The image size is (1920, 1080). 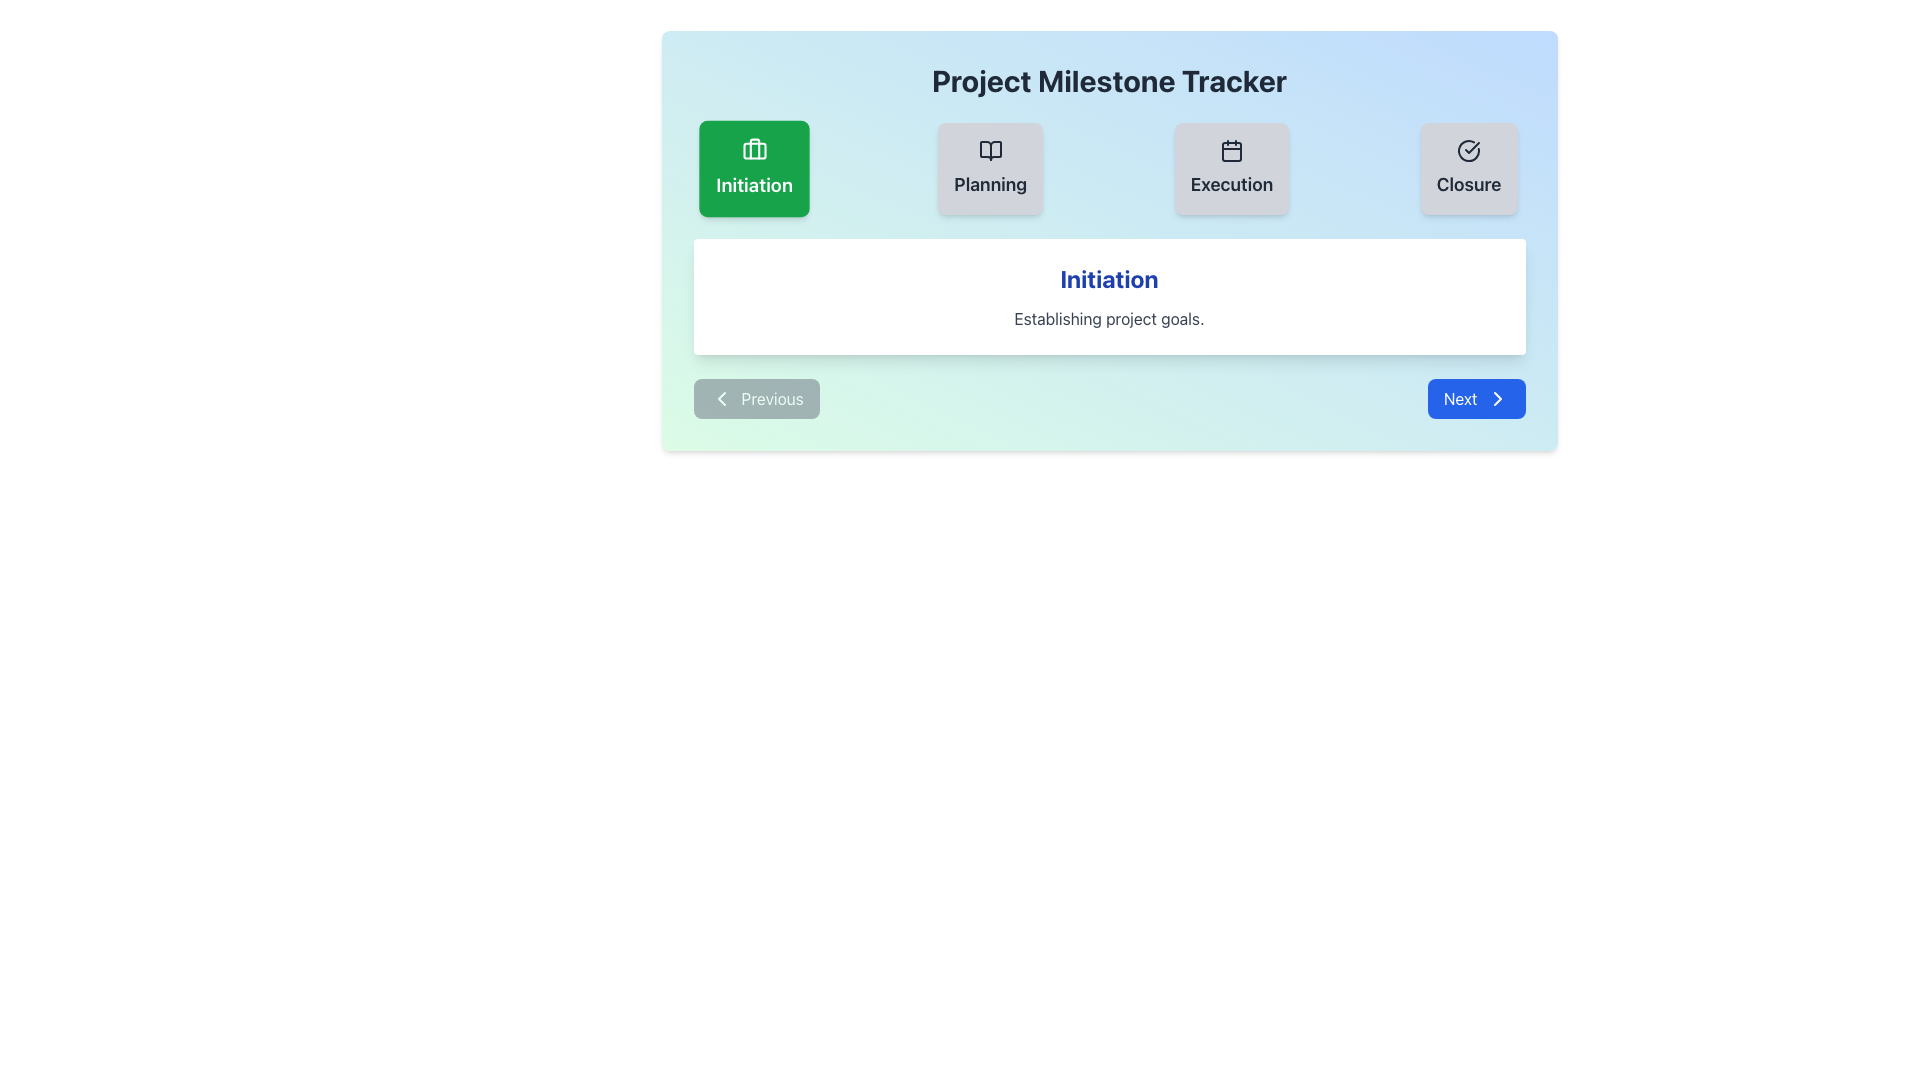 I want to click on the foundational structure of the calendar icon, which is part of the 'Execution' milestone item in the horizontal list of milestones, so click(x=1230, y=150).